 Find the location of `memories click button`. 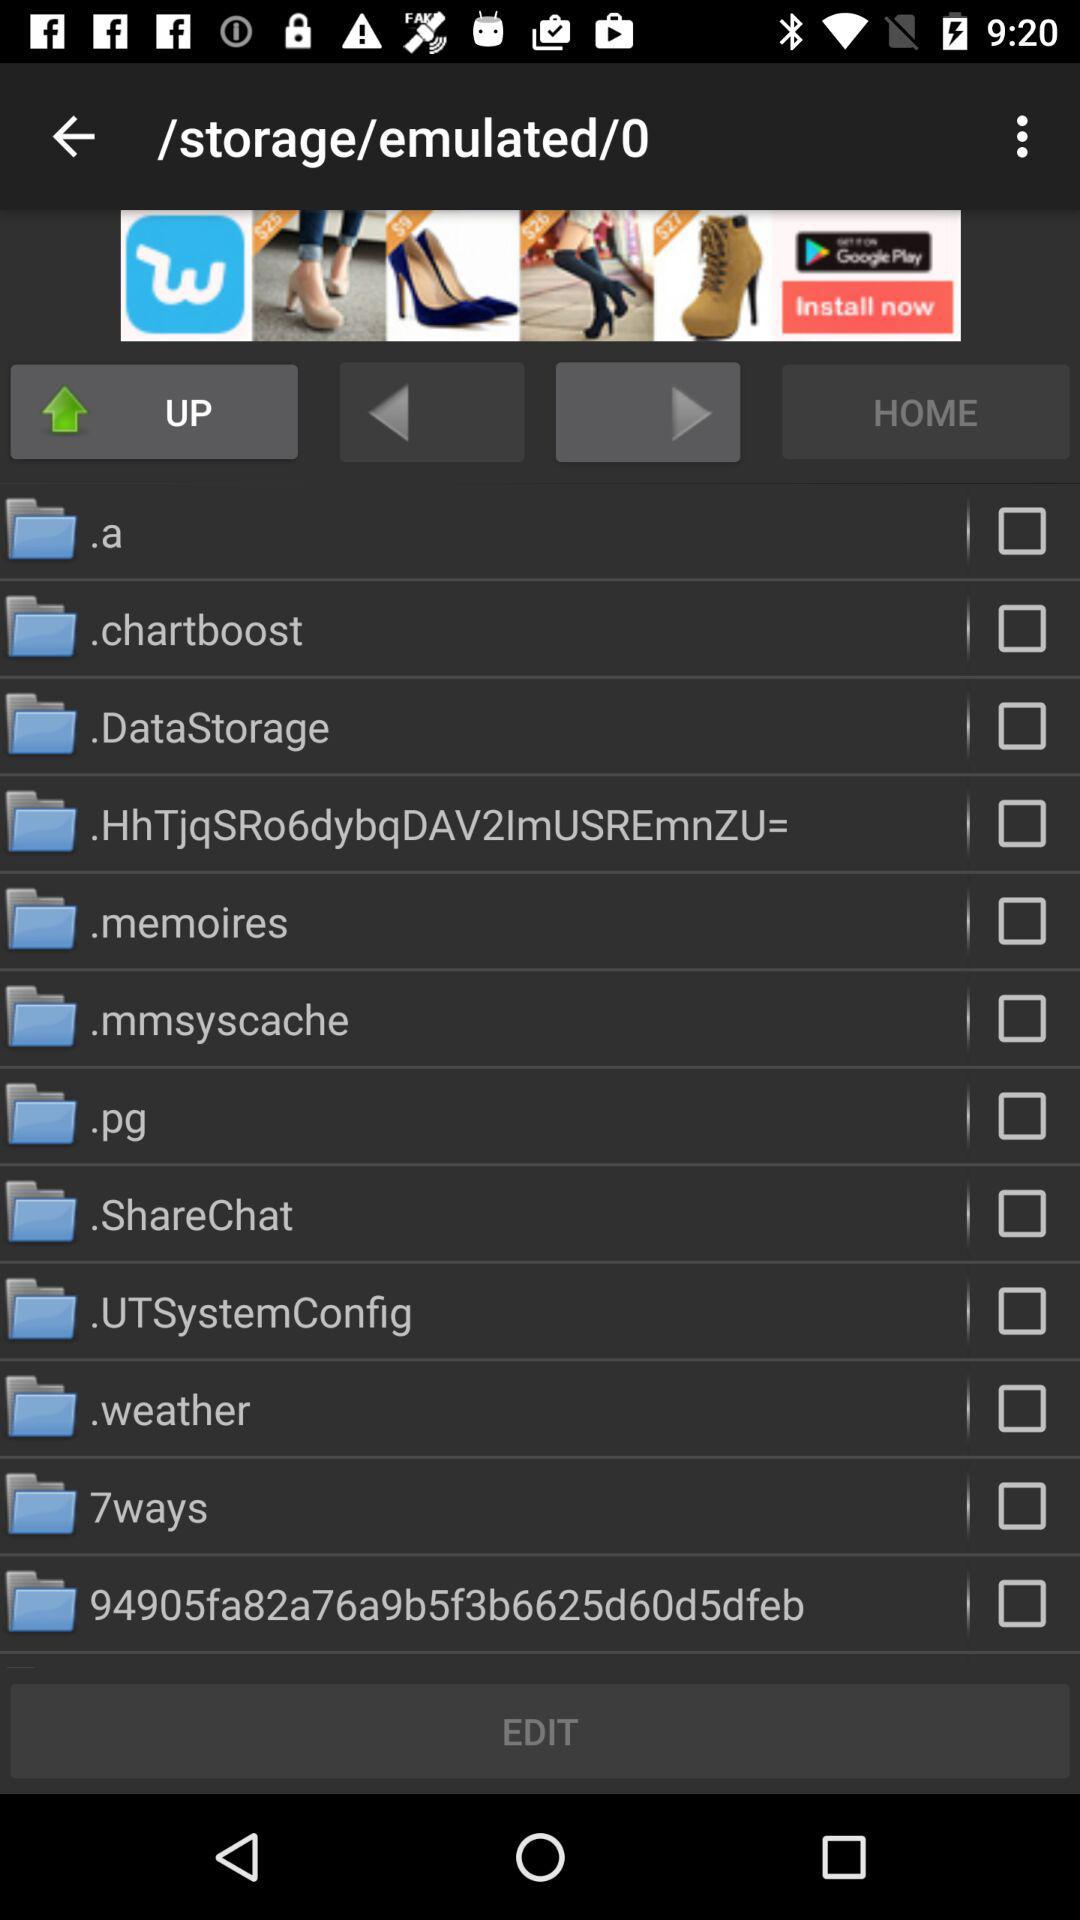

memories click button is located at coordinates (1024, 920).